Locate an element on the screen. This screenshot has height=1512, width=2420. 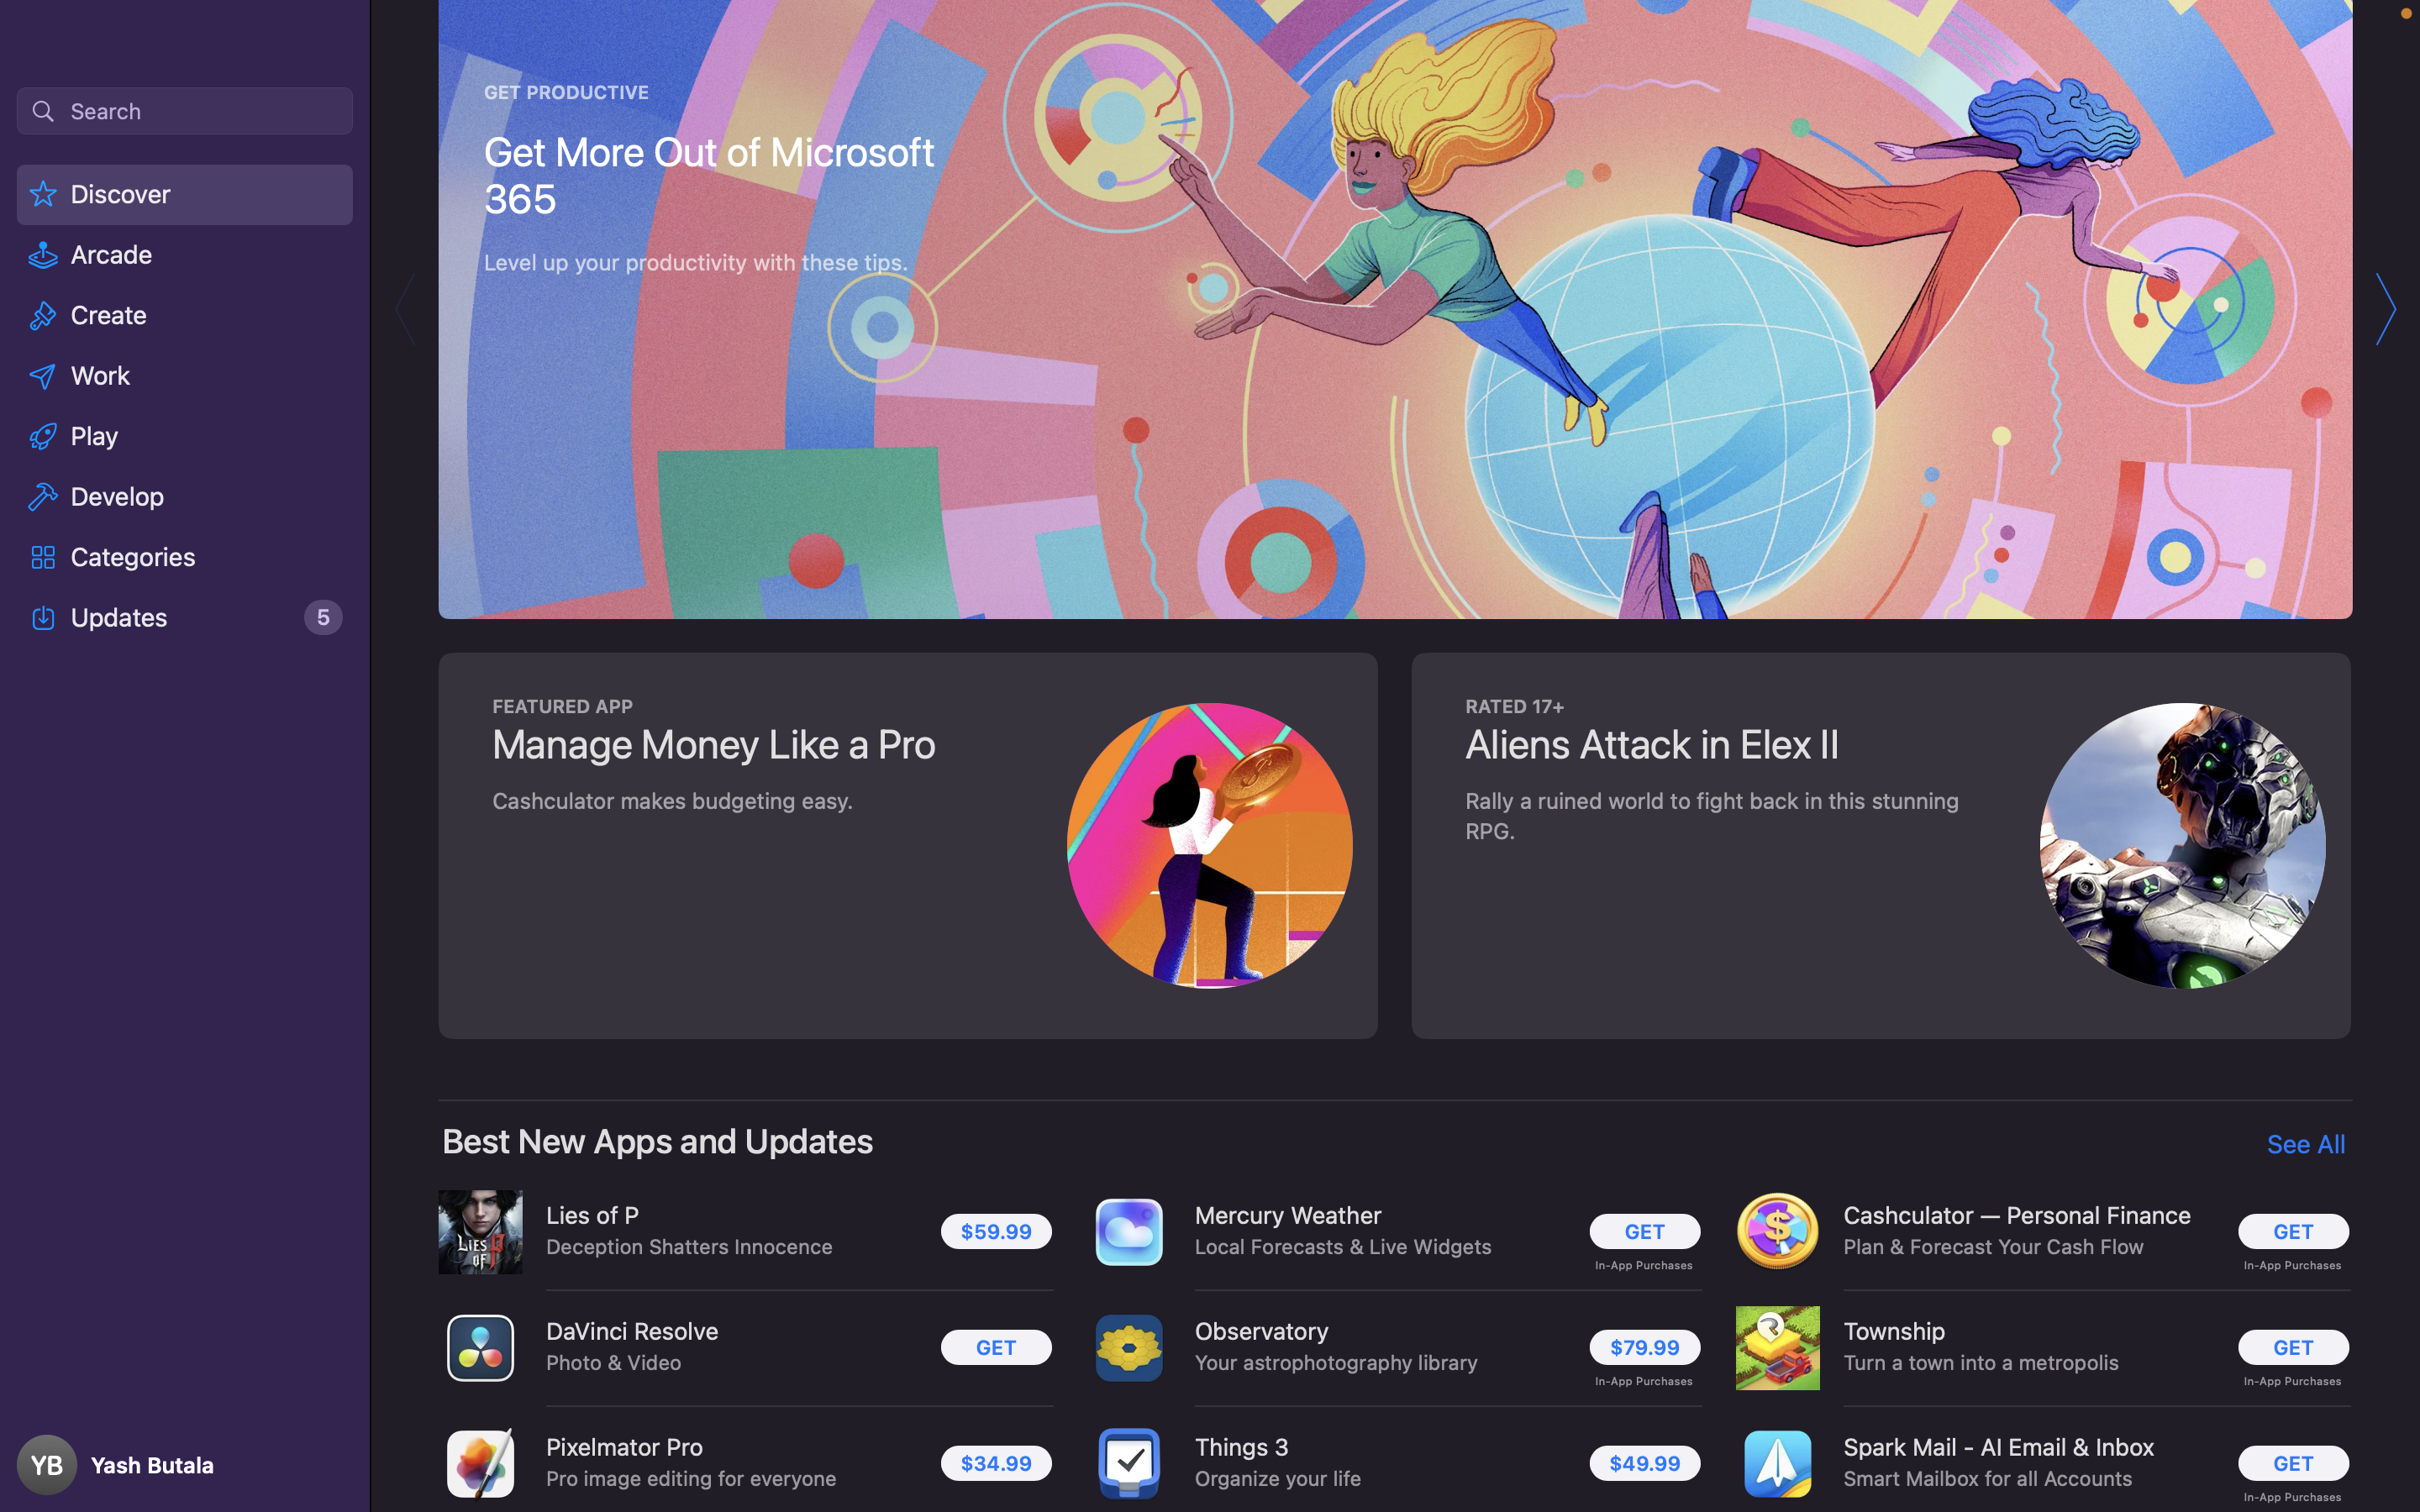
Scroll by 50 to see other applications is located at coordinates (1397, 756).